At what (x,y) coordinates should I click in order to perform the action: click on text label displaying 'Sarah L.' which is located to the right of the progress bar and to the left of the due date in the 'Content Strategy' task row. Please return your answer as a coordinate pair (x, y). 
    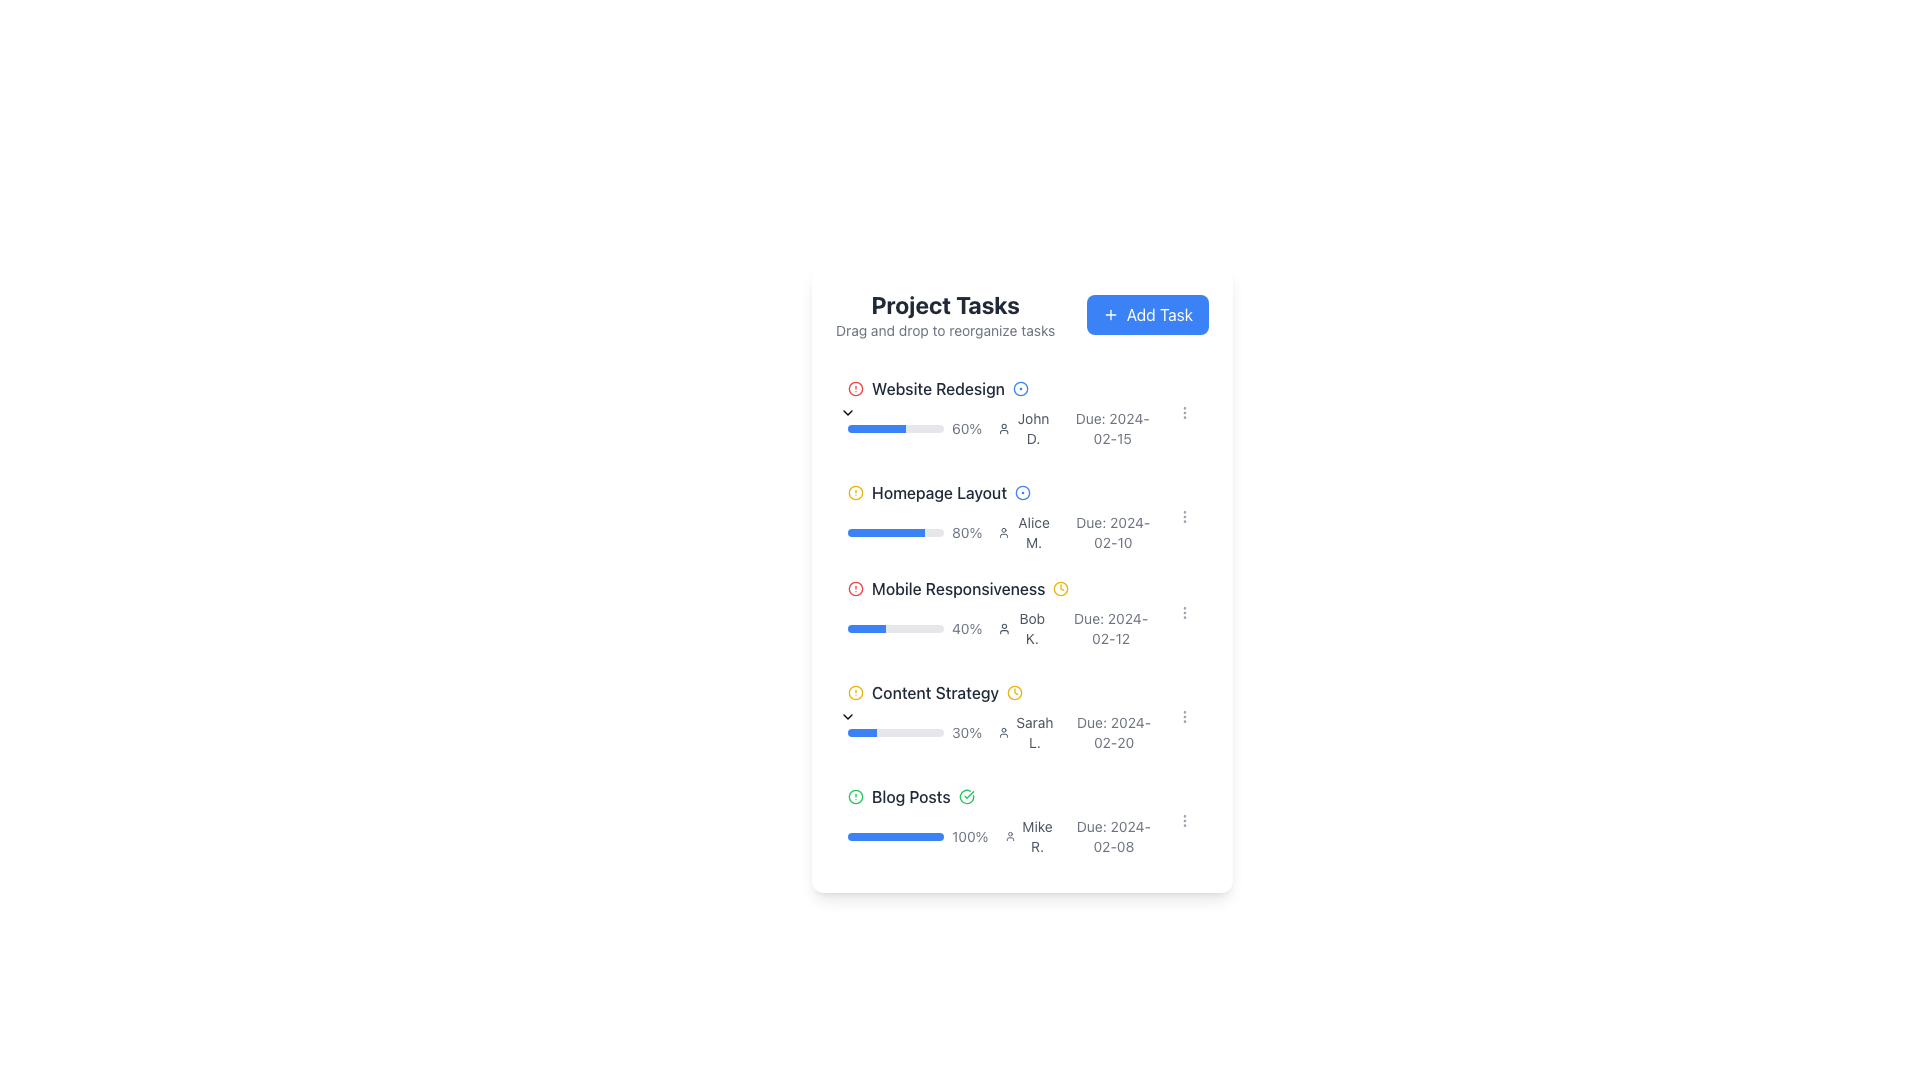
    Looking at the image, I should click on (1034, 732).